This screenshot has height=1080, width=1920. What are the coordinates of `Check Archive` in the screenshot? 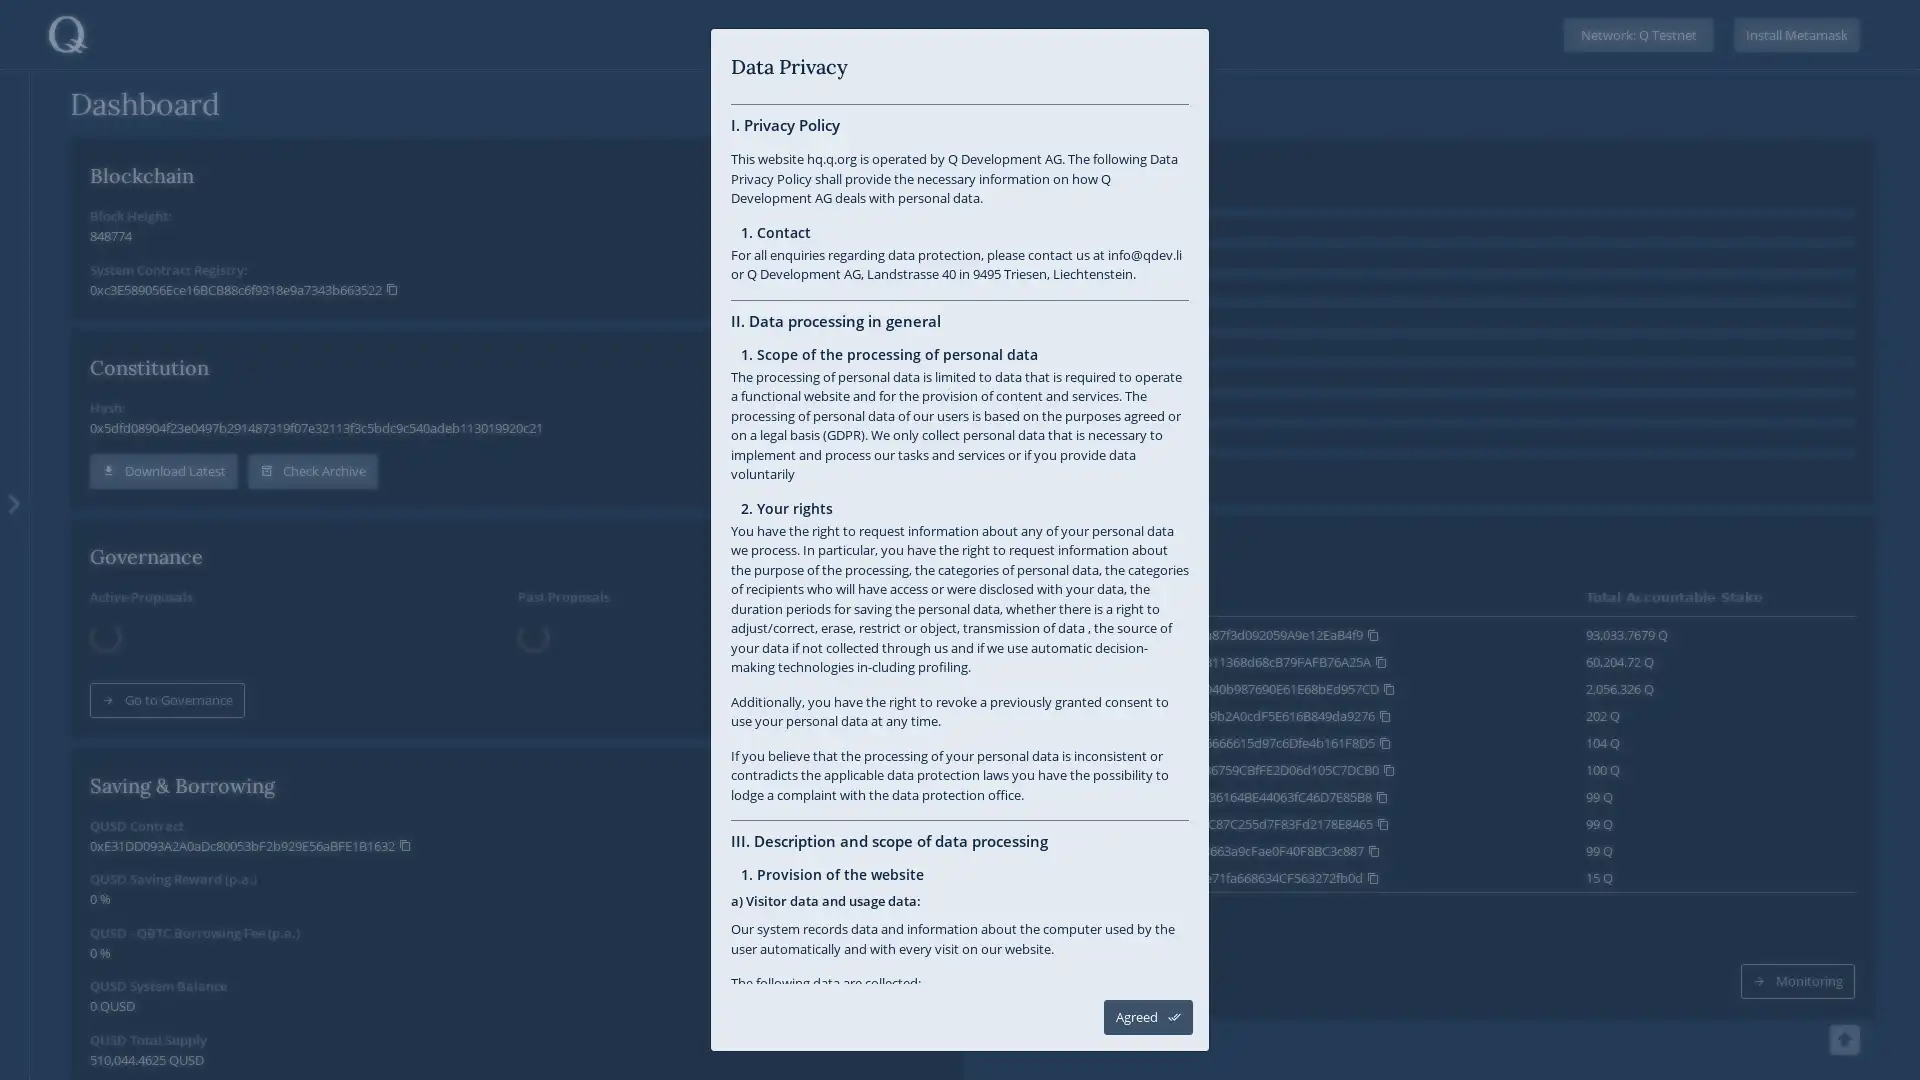 It's located at (311, 470).